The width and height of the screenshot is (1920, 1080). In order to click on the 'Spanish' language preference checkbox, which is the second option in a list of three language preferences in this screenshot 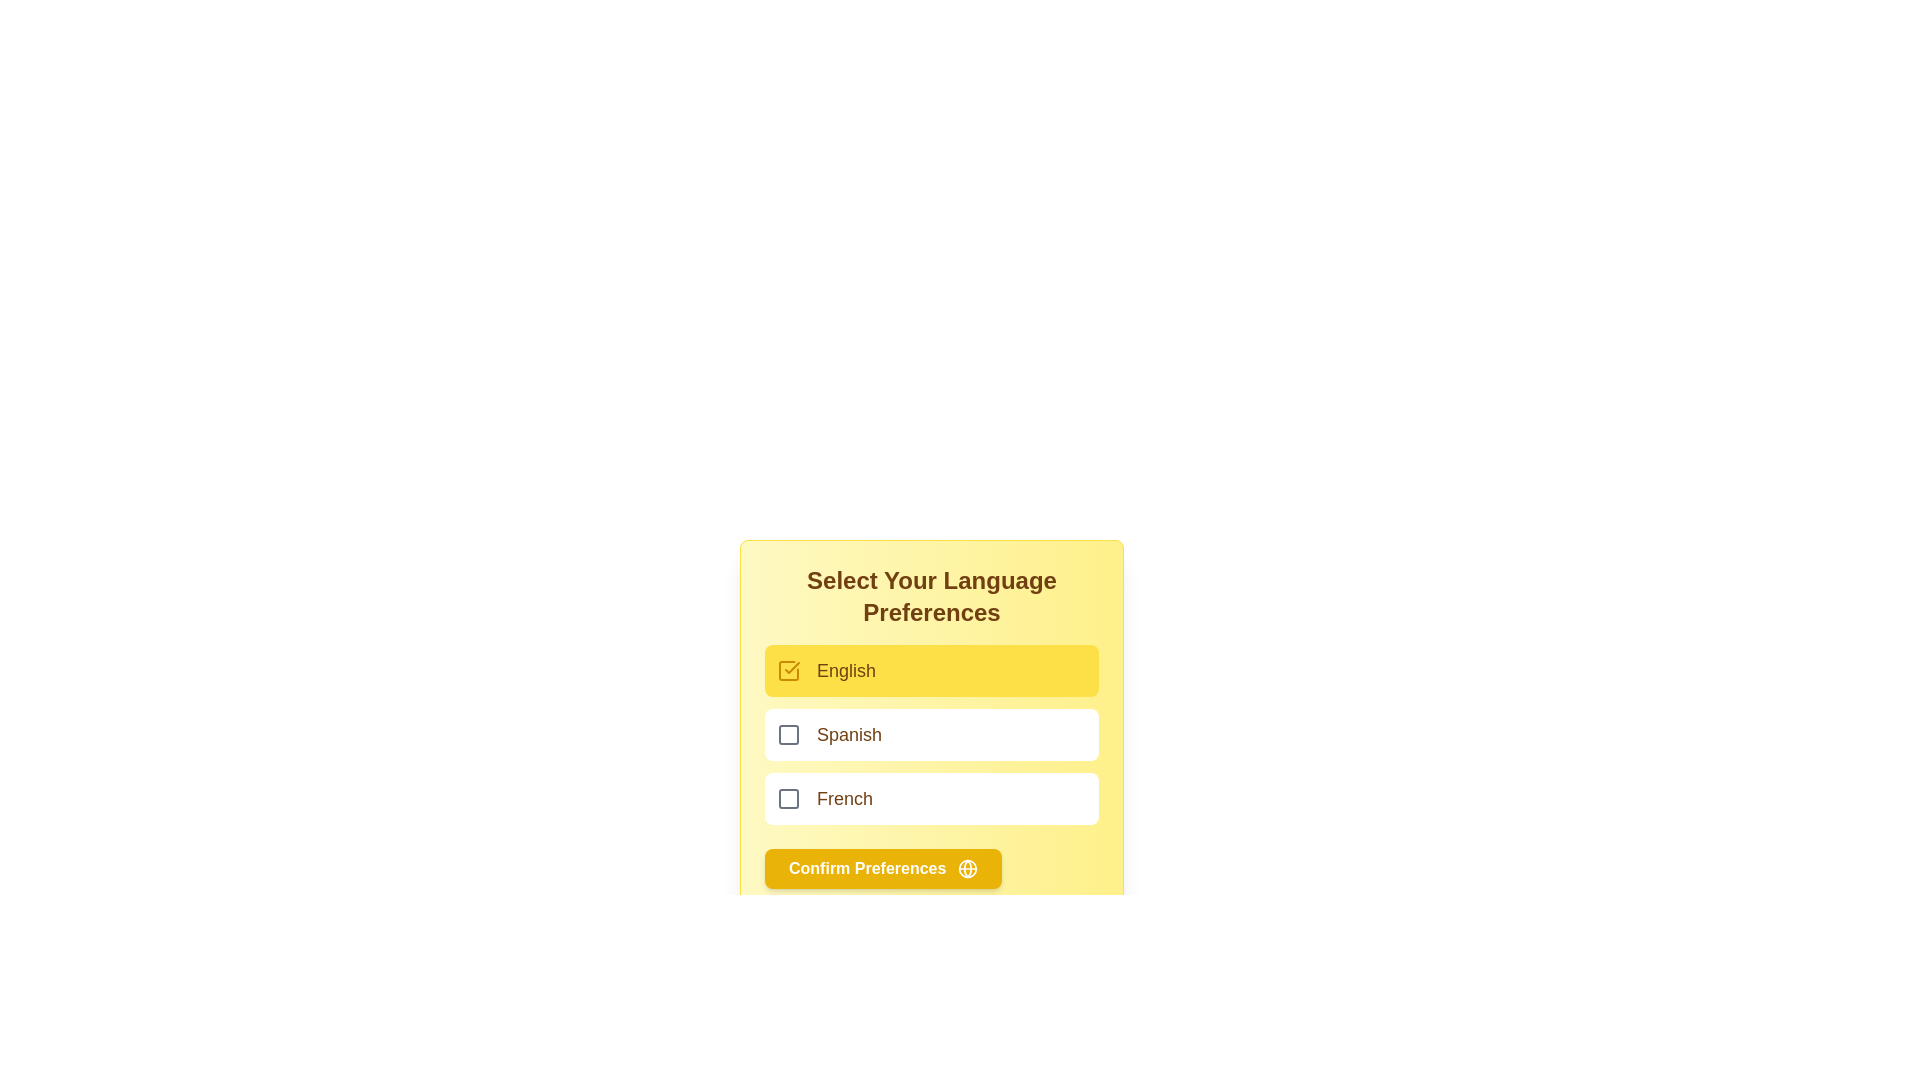, I will do `click(930, 726)`.